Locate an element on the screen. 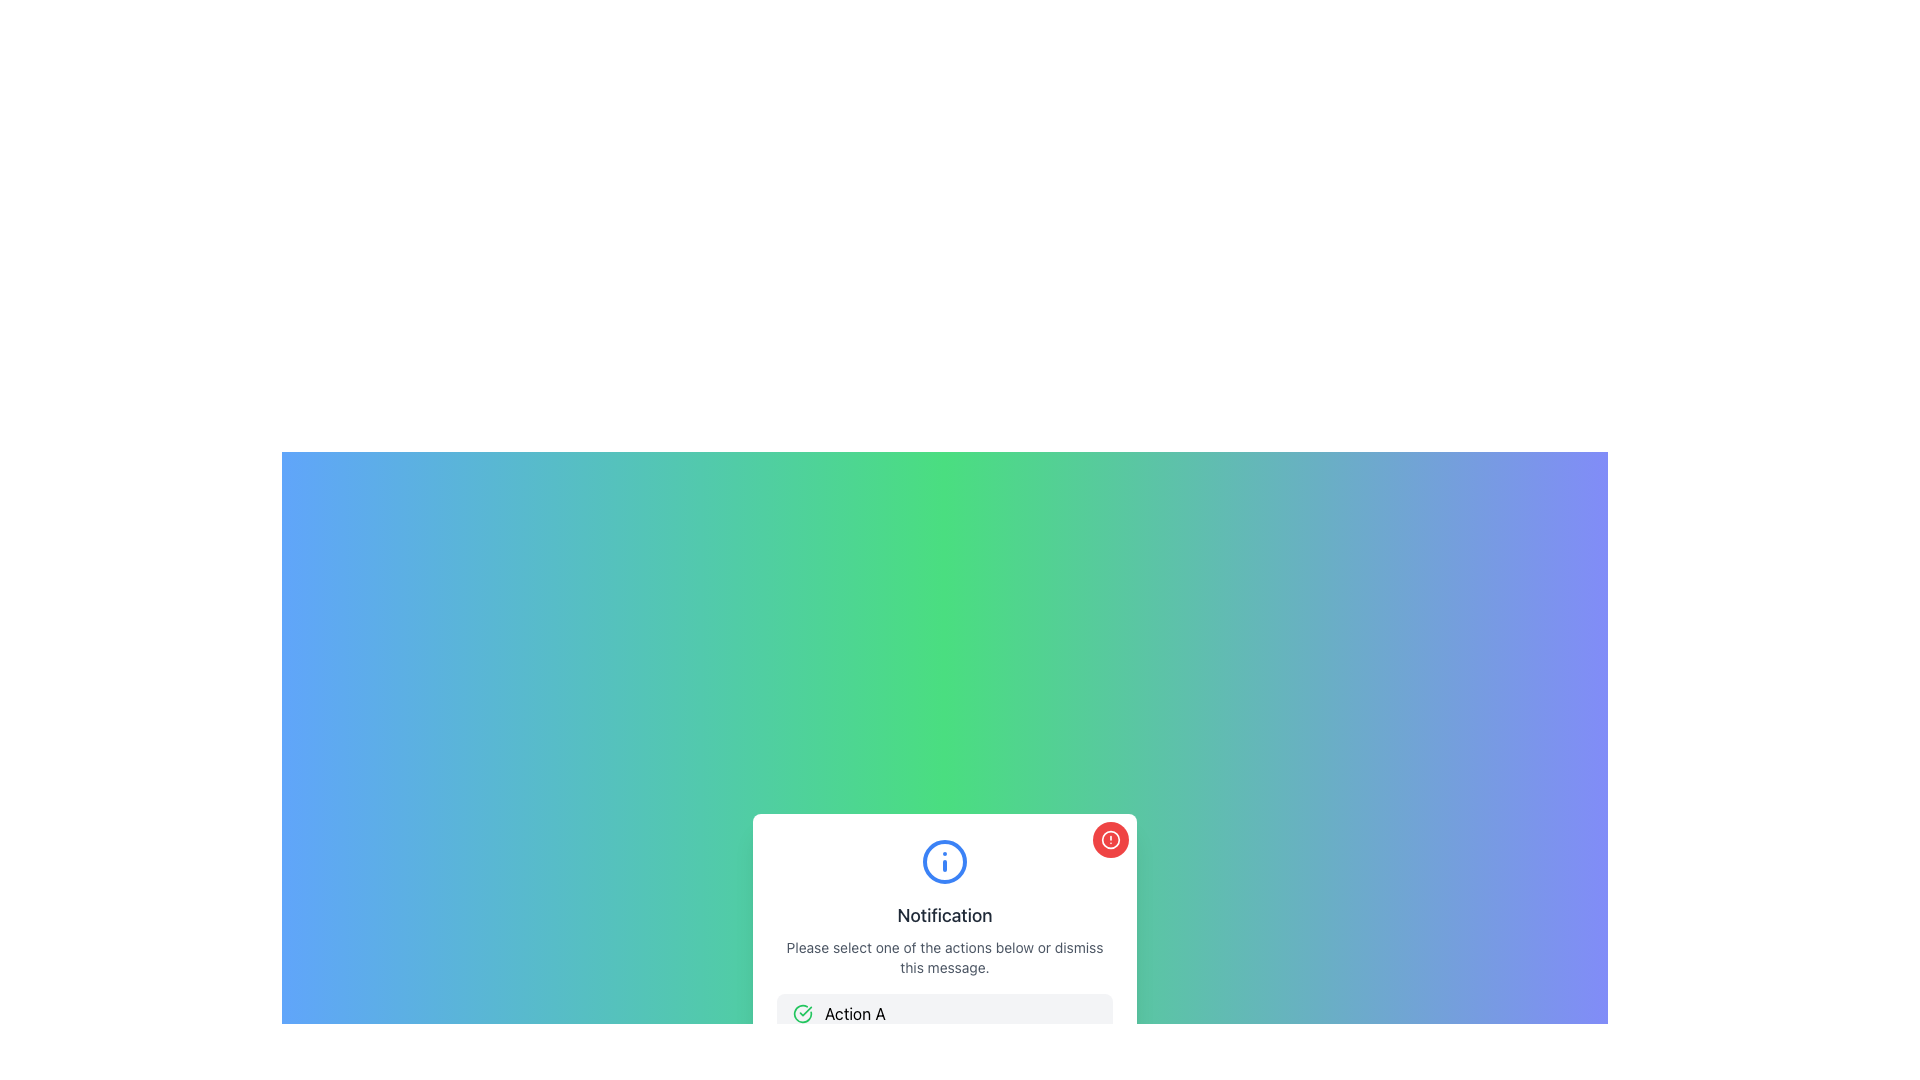 The height and width of the screenshot is (1080, 1920). the button labeled 'Action A' located at the bottom center of the notification dialog box is located at coordinates (944, 1014).